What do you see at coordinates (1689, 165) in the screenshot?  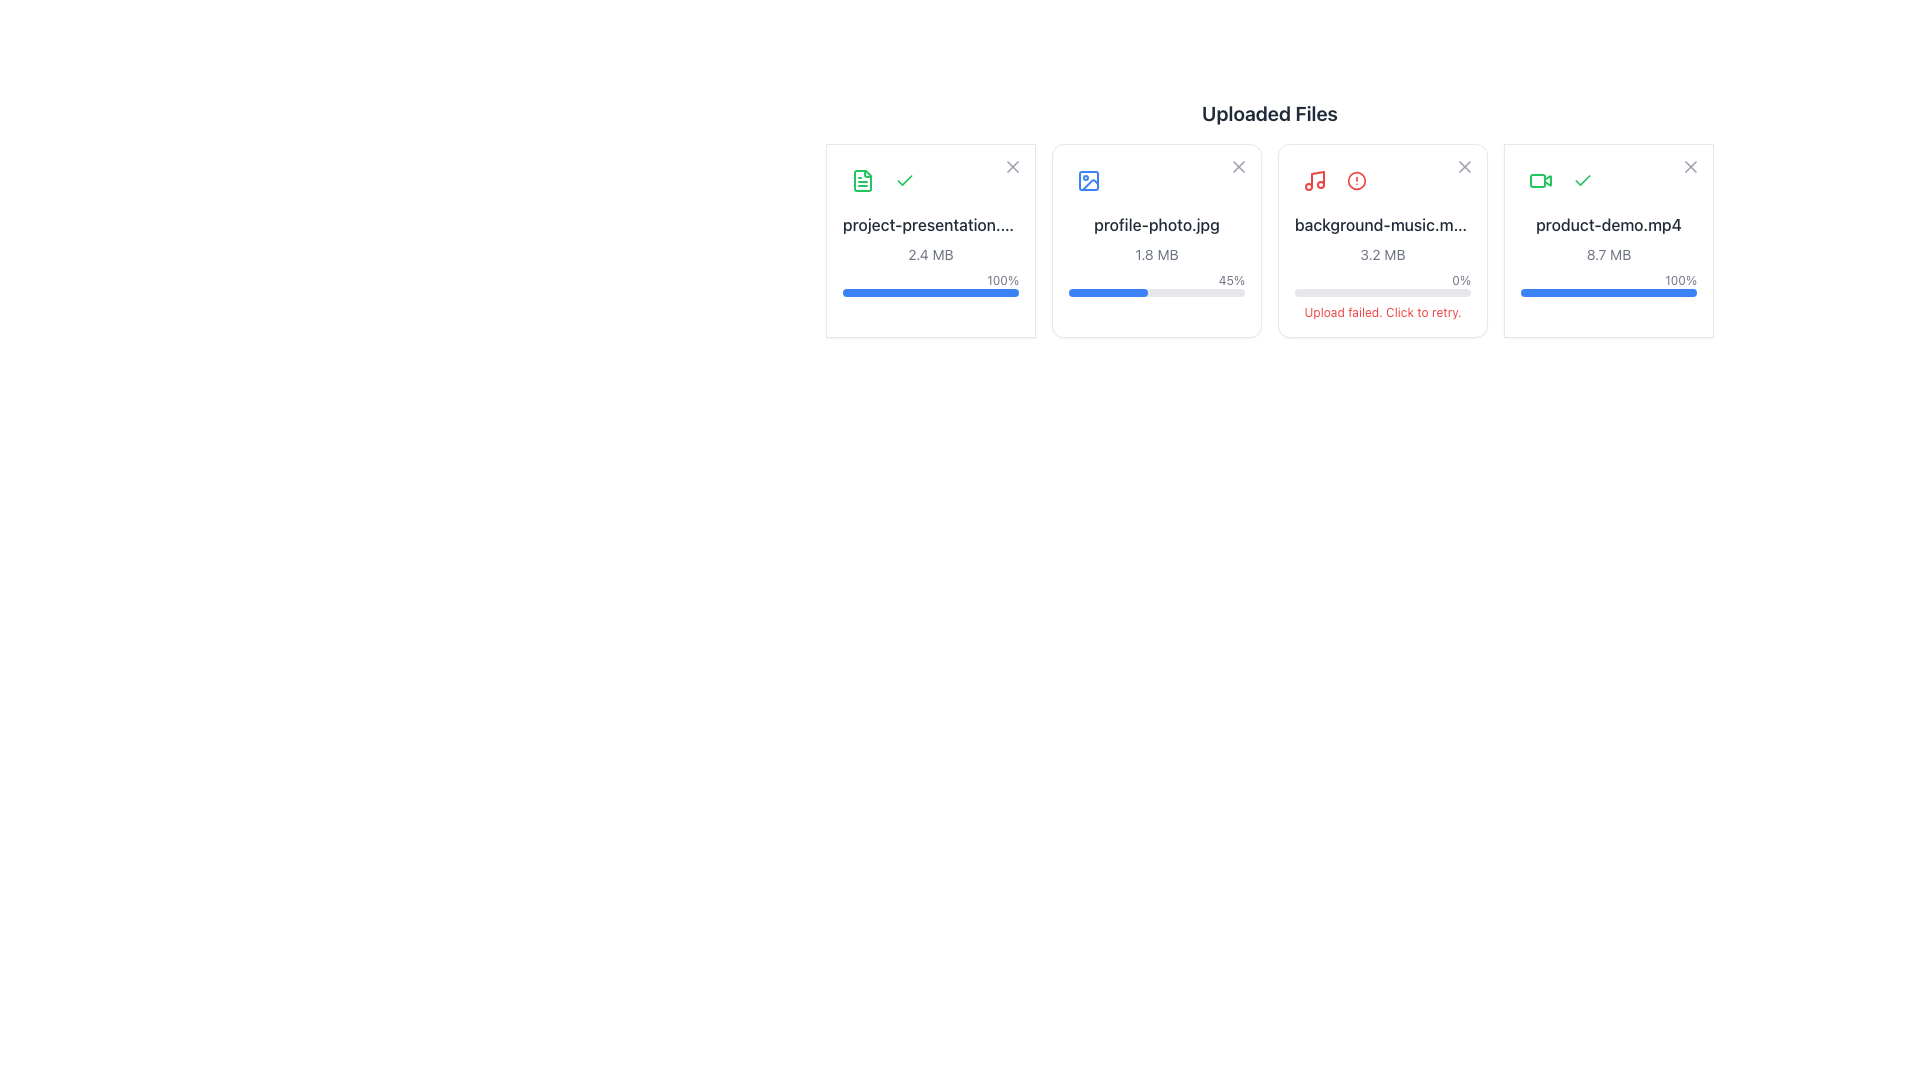 I see `the close button located at the top-right corner of the card that contains the video file 'product-demo.mp4' to trigger a visual response` at bounding box center [1689, 165].